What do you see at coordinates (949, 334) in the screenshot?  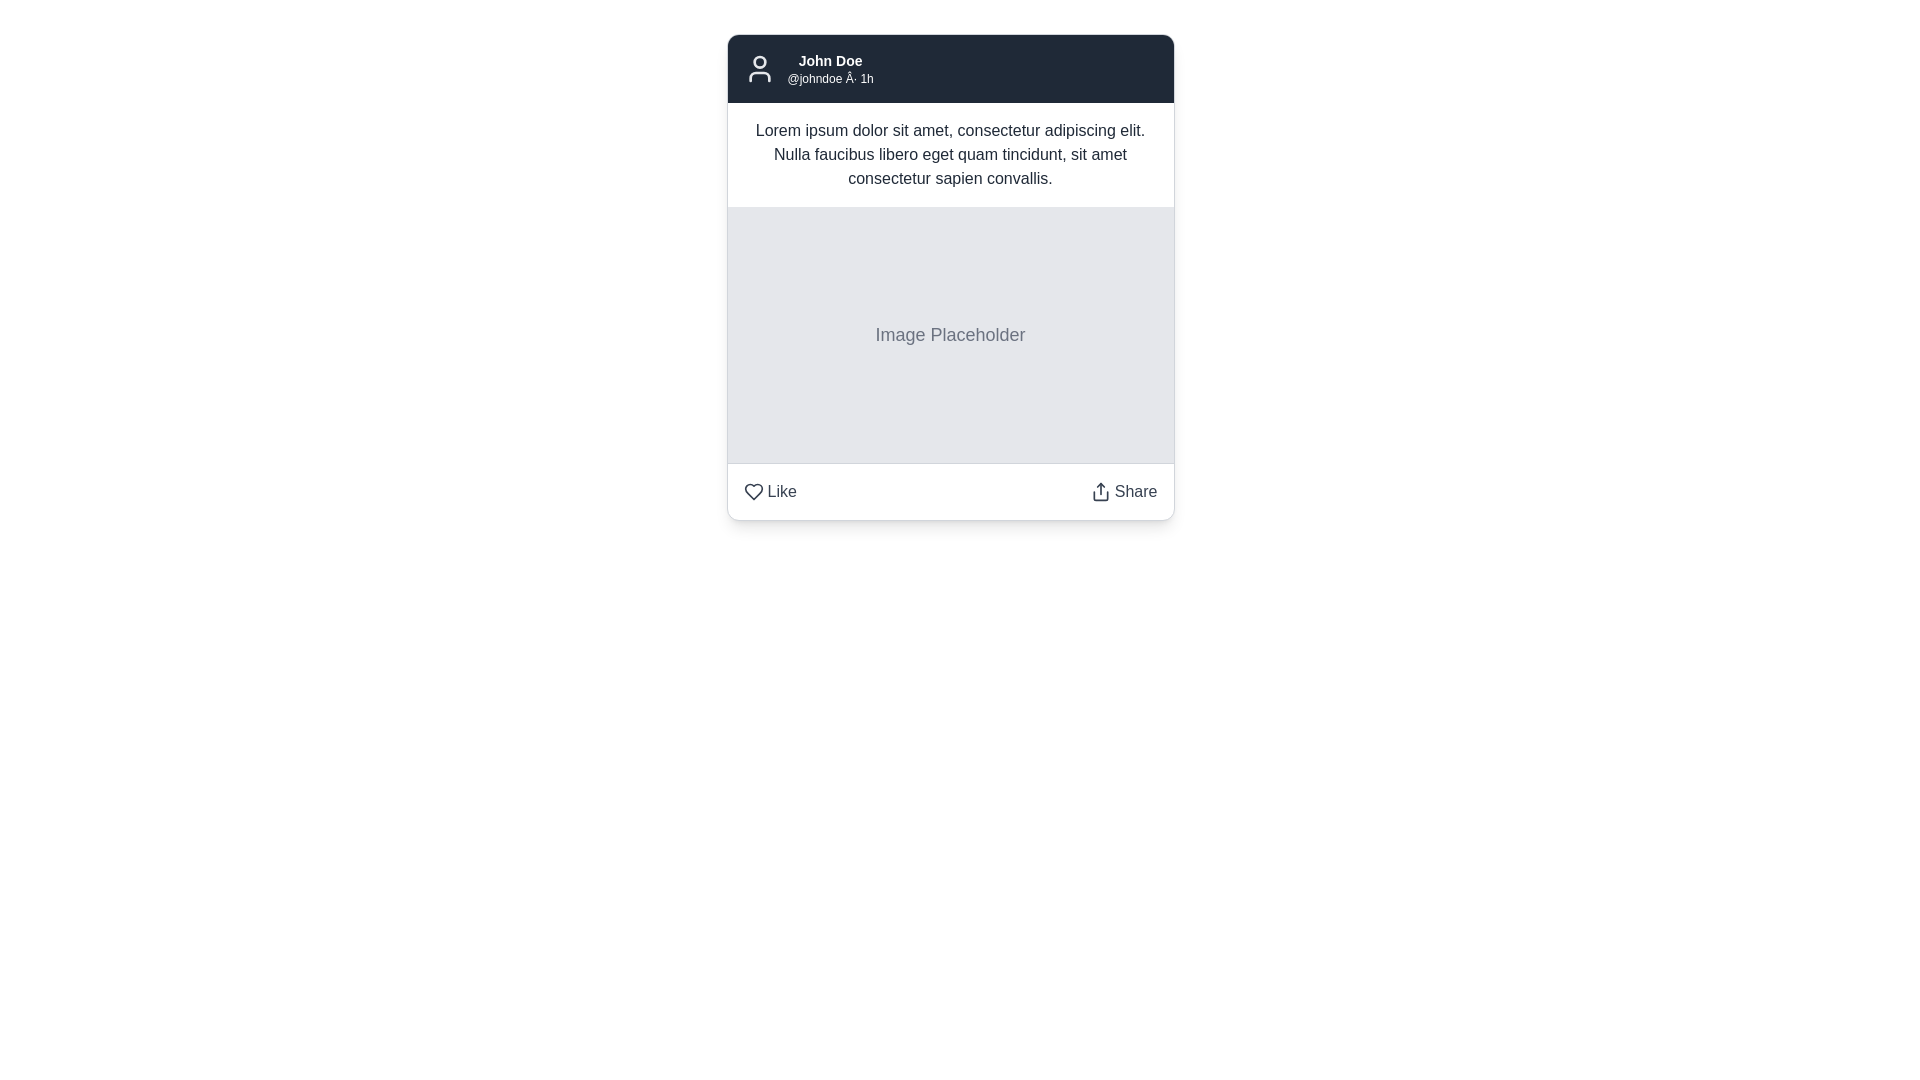 I see `the 'Image Placeholder' element, which is a rectangular area with a light gray background and centered text reading 'Image Placeholder', located centrally in the lower half of the card` at bounding box center [949, 334].